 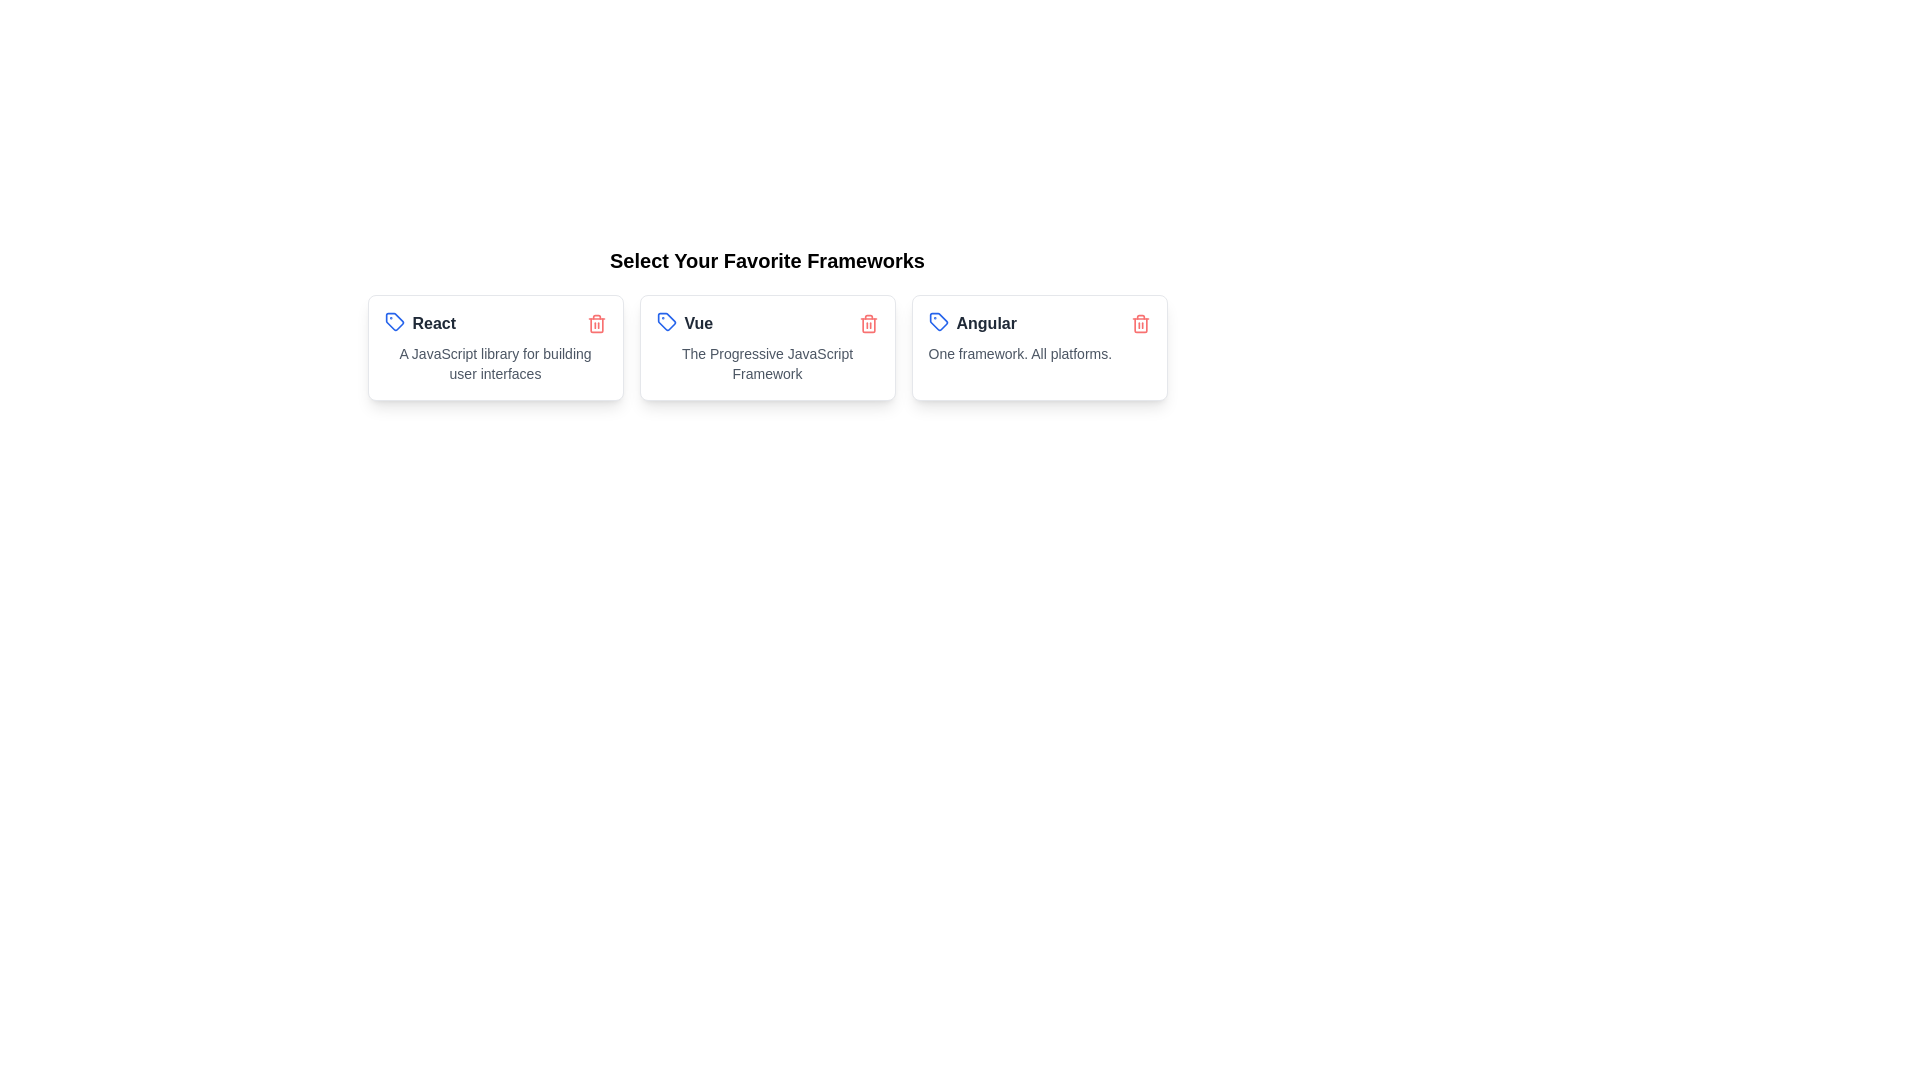 What do you see at coordinates (1140, 323) in the screenshot?
I see `the delete icon of the chip labeled Angular to remove it` at bounding box center [1140, 323].